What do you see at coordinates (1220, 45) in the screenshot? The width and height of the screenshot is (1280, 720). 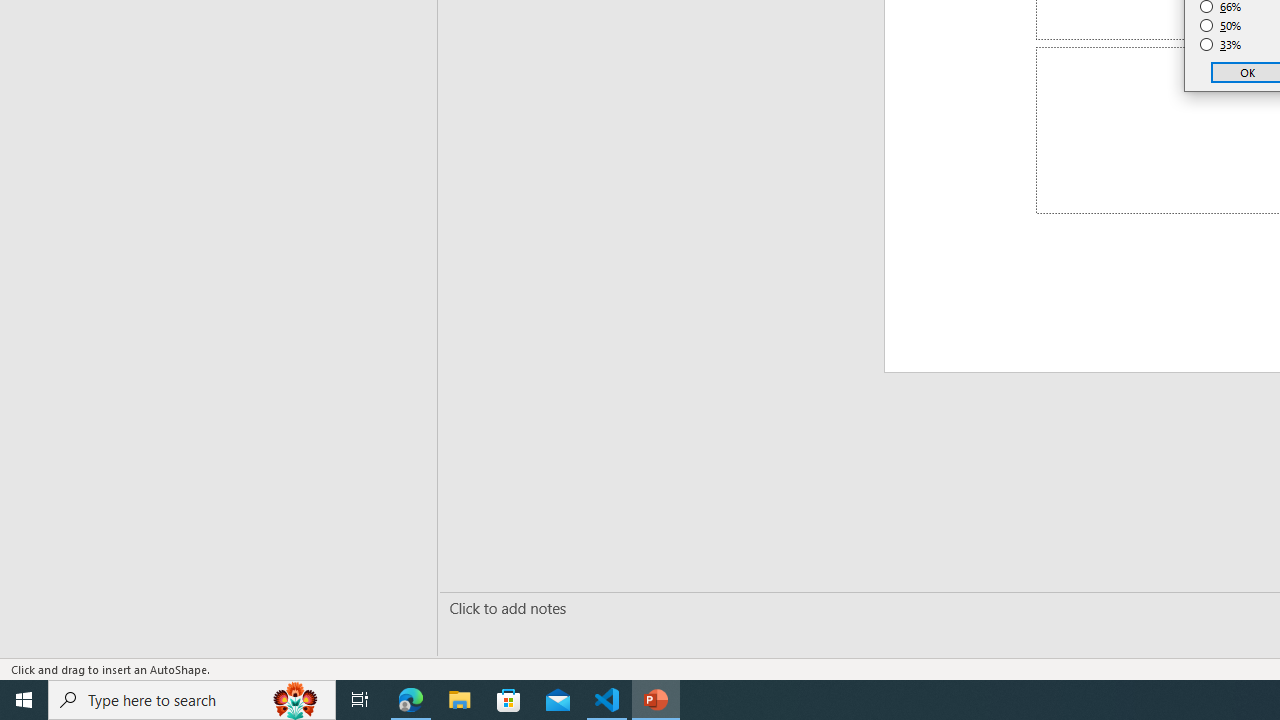 I see `'33%'` at bounding box center [1220, 45].